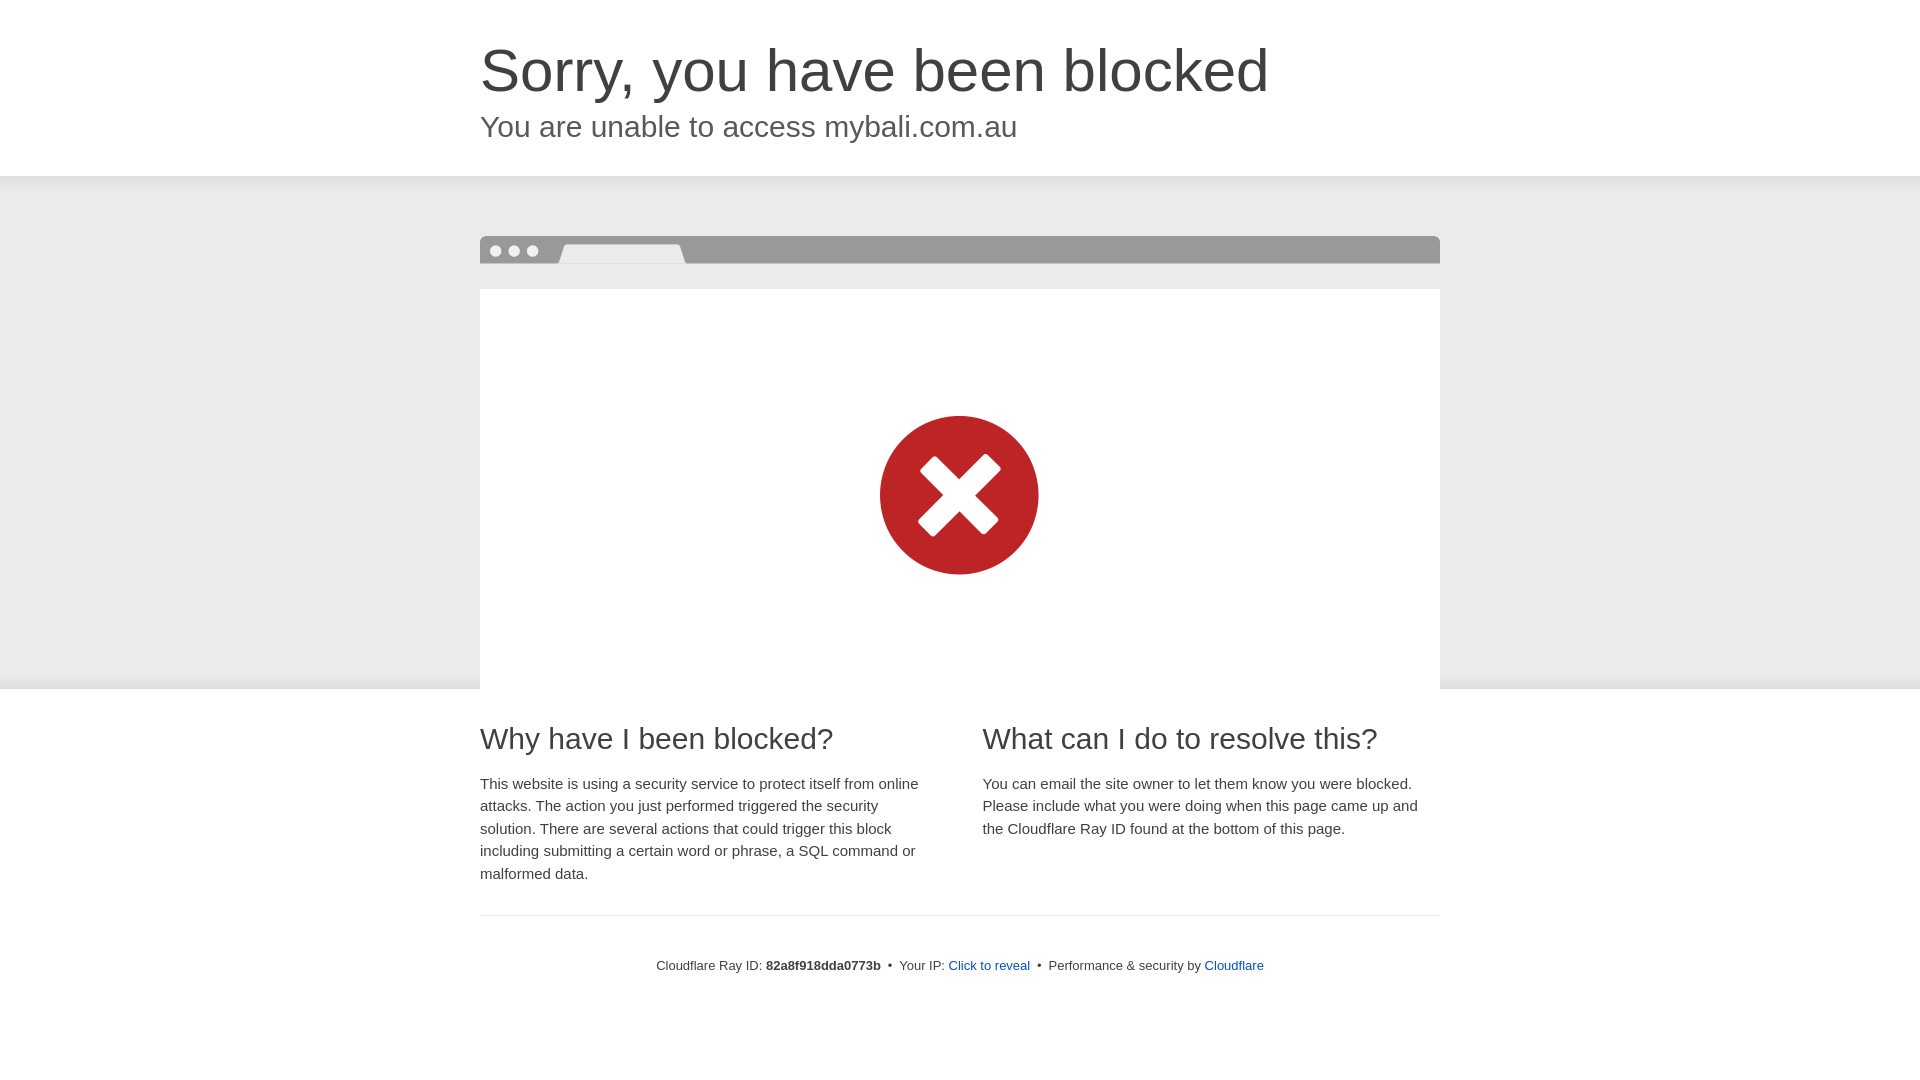 The height and width of the screenshot is (1080, 1920). What do you see at coordinates (948, 964) in the screenshot?
I see `'Click to reveal'` at bounding box center [948, 964].